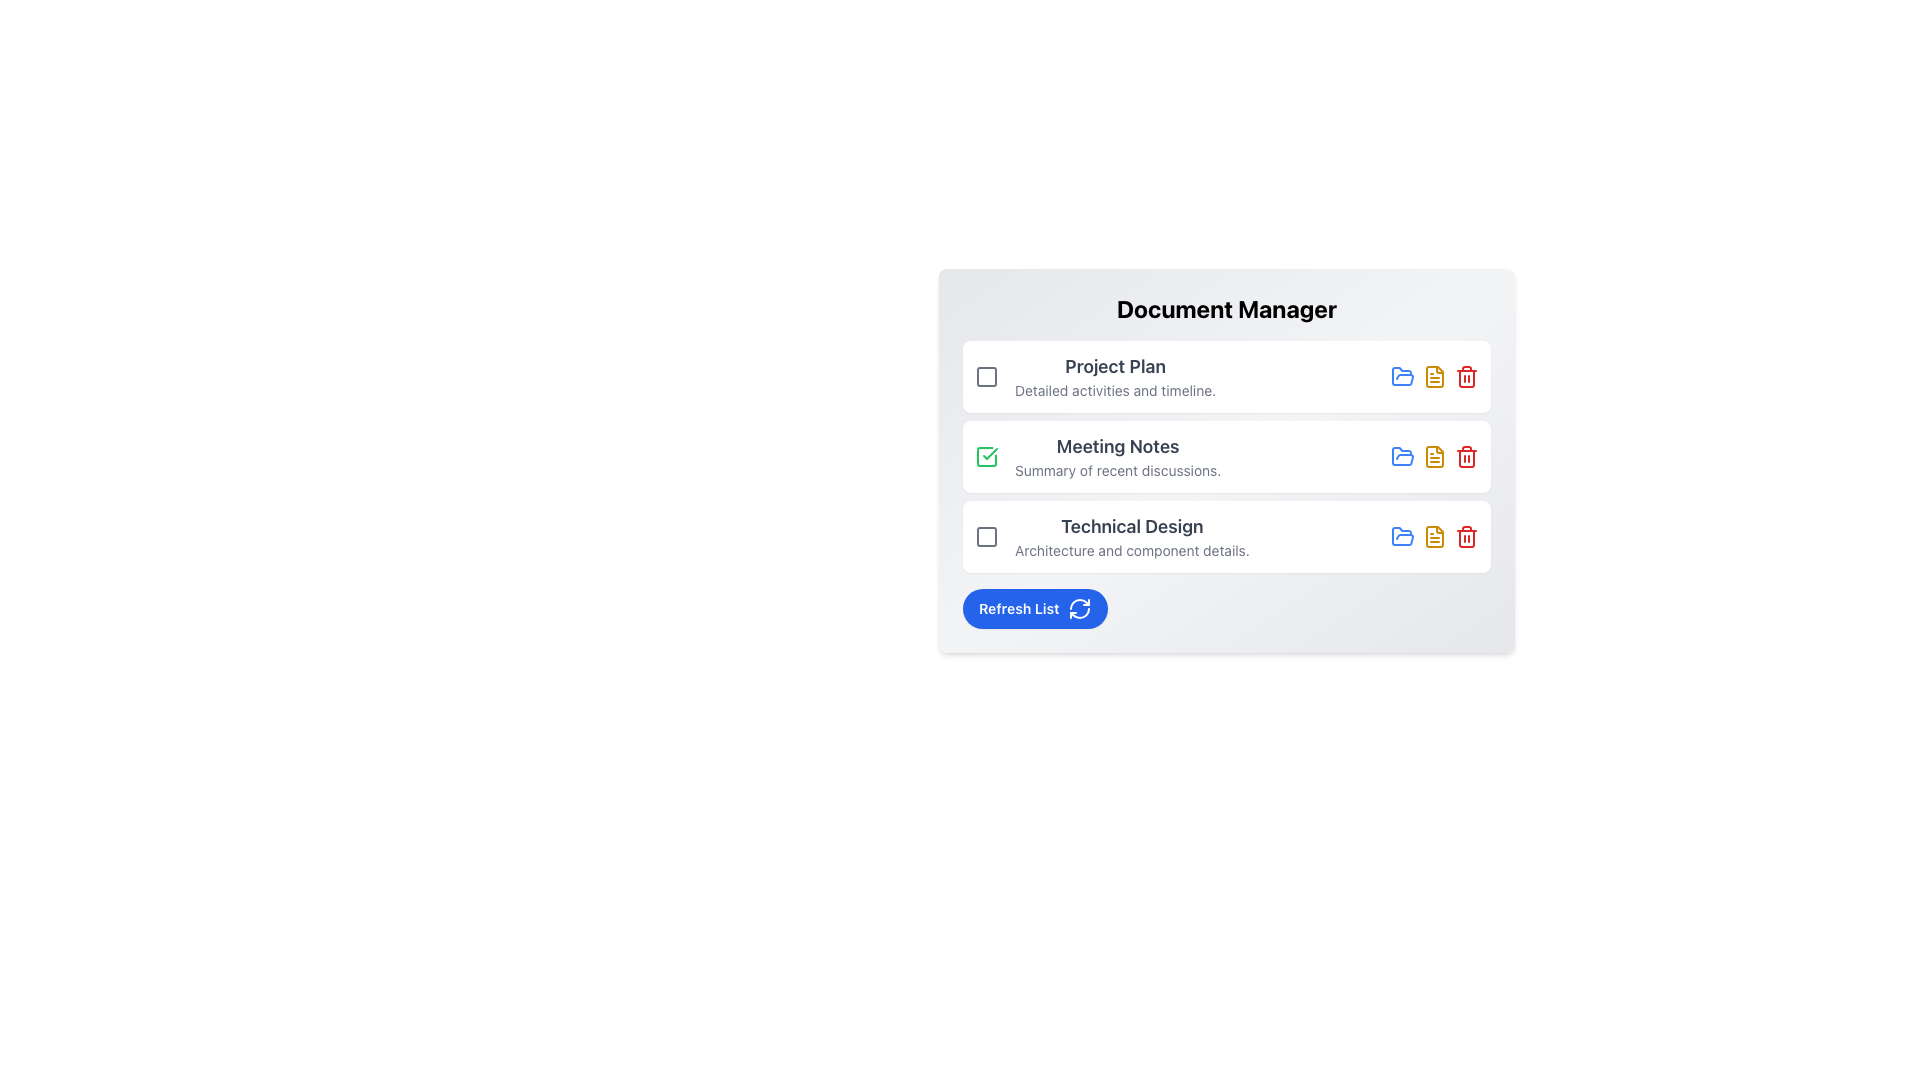  Describe the element at coordinates (987, 456) in the screenshot. I see `the checkbox element located at the beginning of the 'Meeting Notes' section, which is filled with a green check mark` at that location.